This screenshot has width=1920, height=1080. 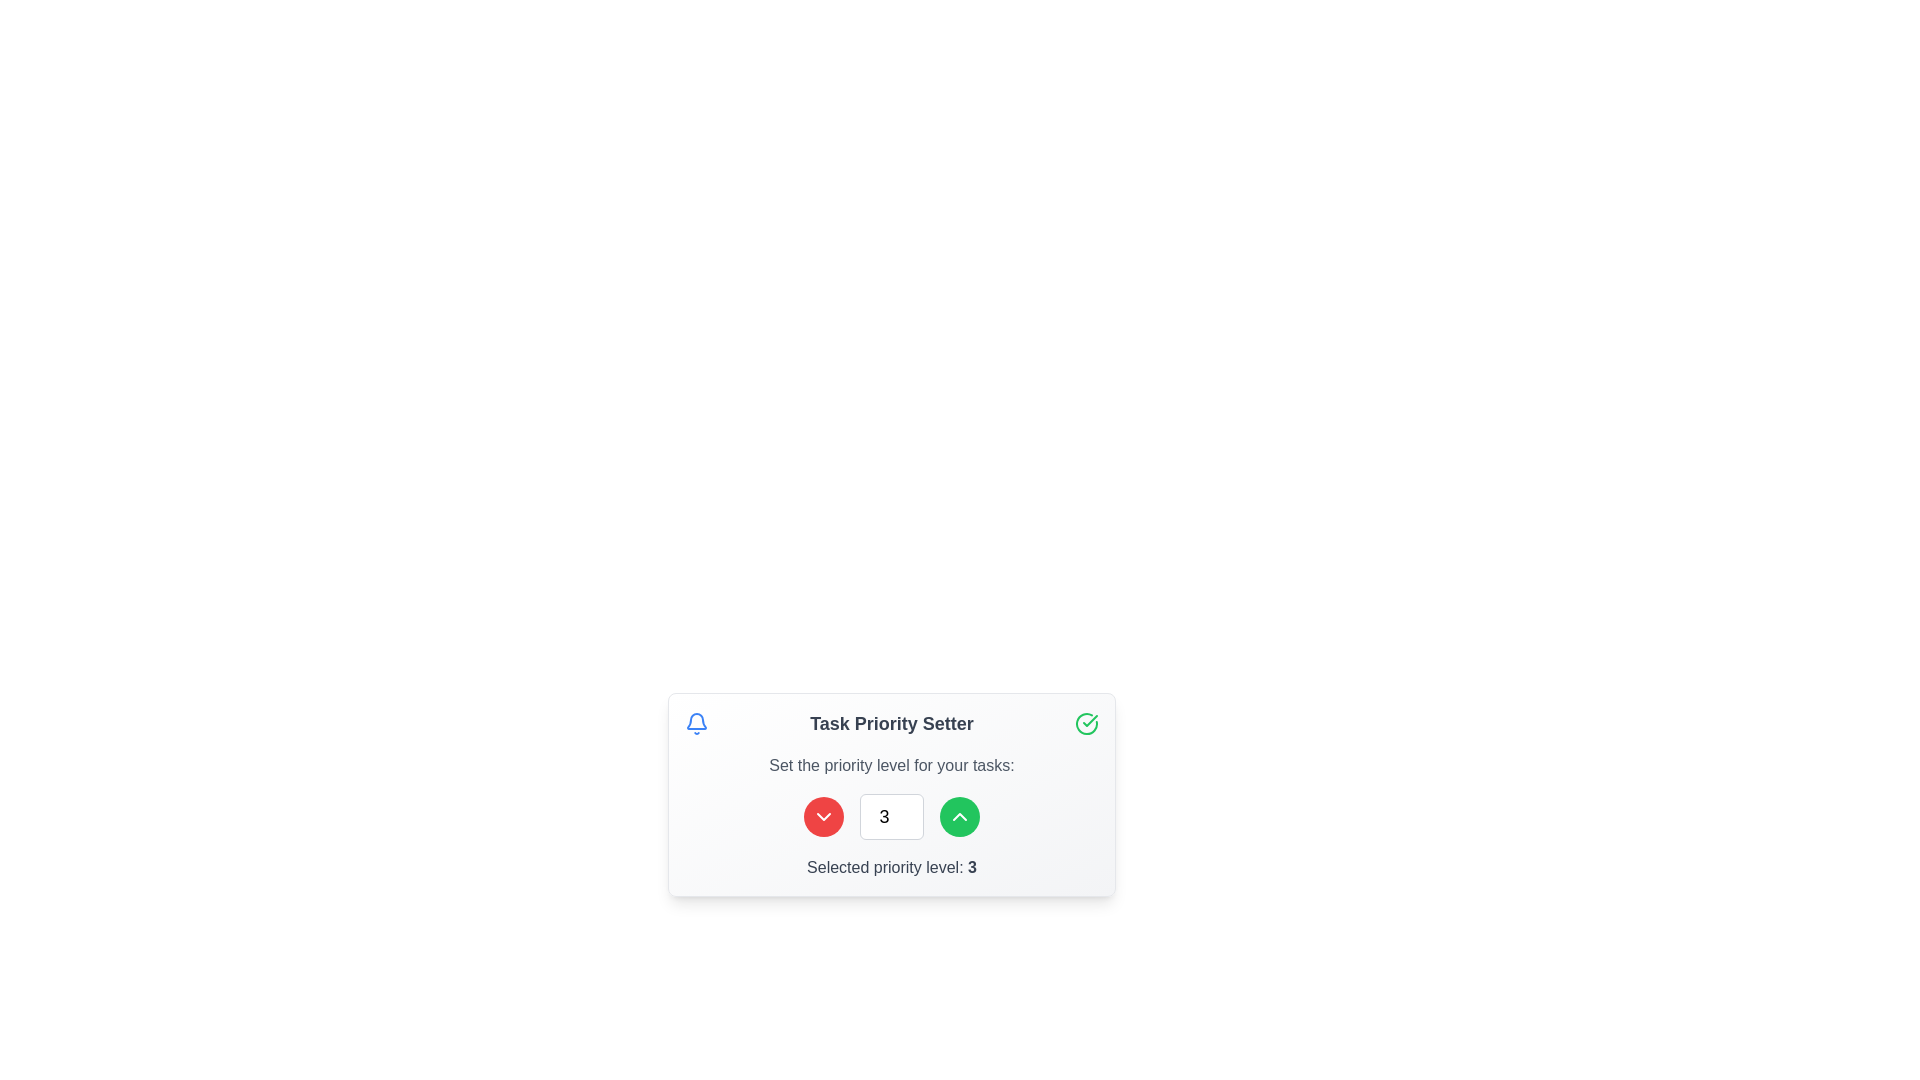 I want to click on the text label displaying 'Selected priority level: 3' which is located at the bottom of the 'Task Priority Setter' UI card, so click(x=891, y=866).